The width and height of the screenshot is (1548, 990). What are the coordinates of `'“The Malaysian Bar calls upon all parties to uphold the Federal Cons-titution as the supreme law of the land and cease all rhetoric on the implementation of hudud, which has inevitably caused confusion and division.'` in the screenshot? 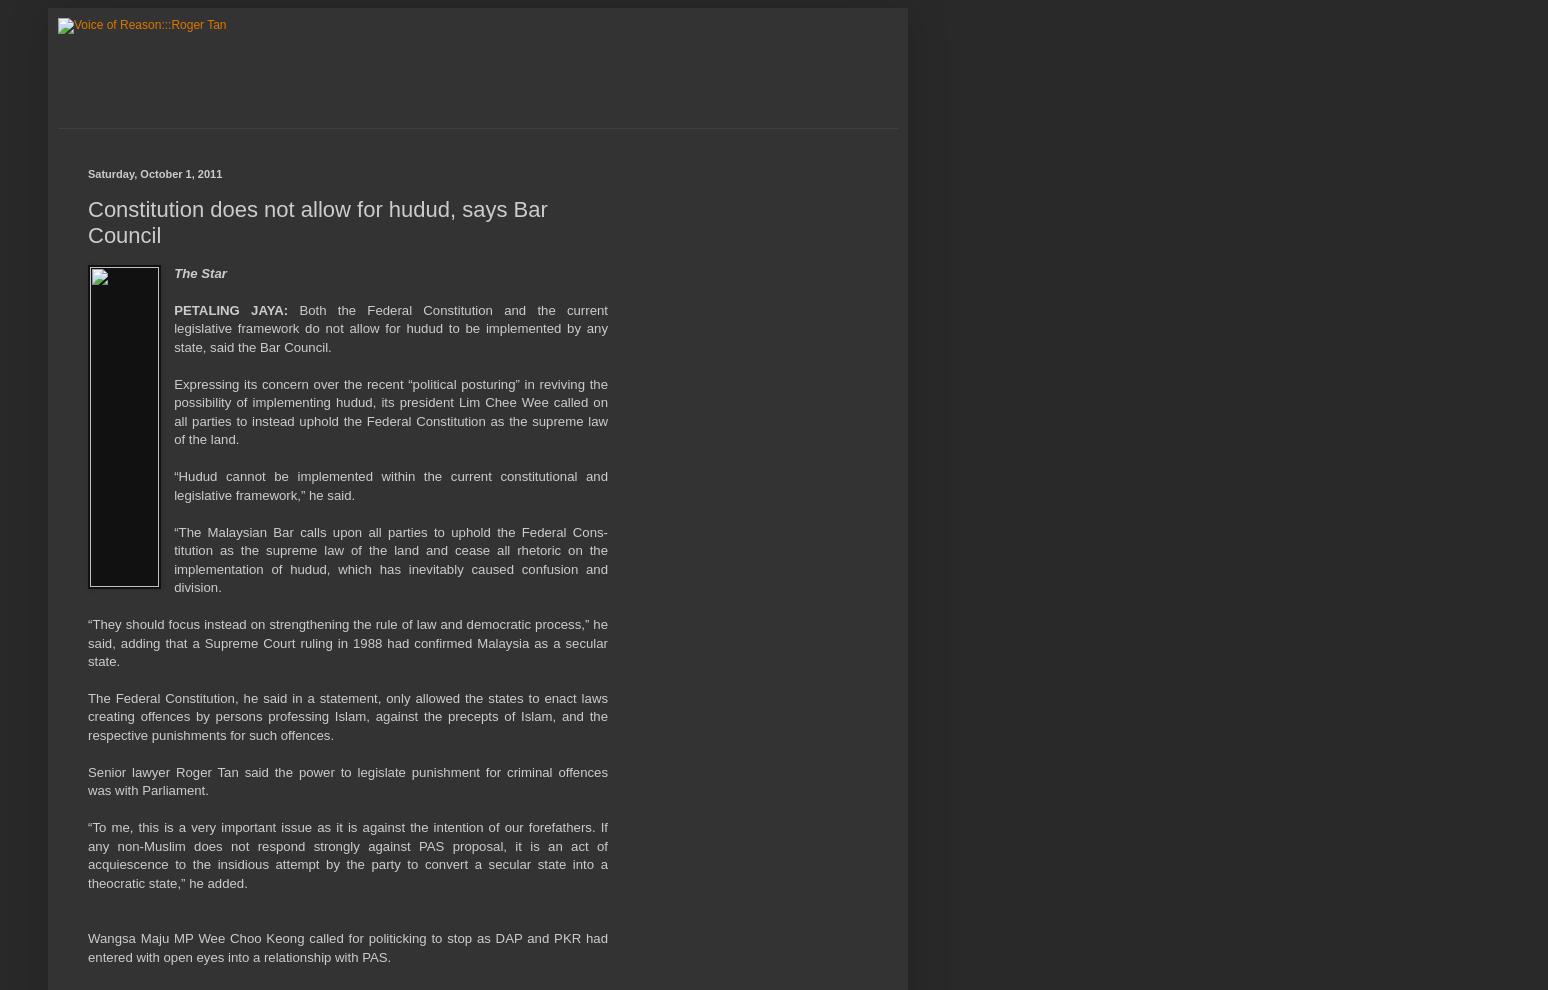 It's located at (173, 559).